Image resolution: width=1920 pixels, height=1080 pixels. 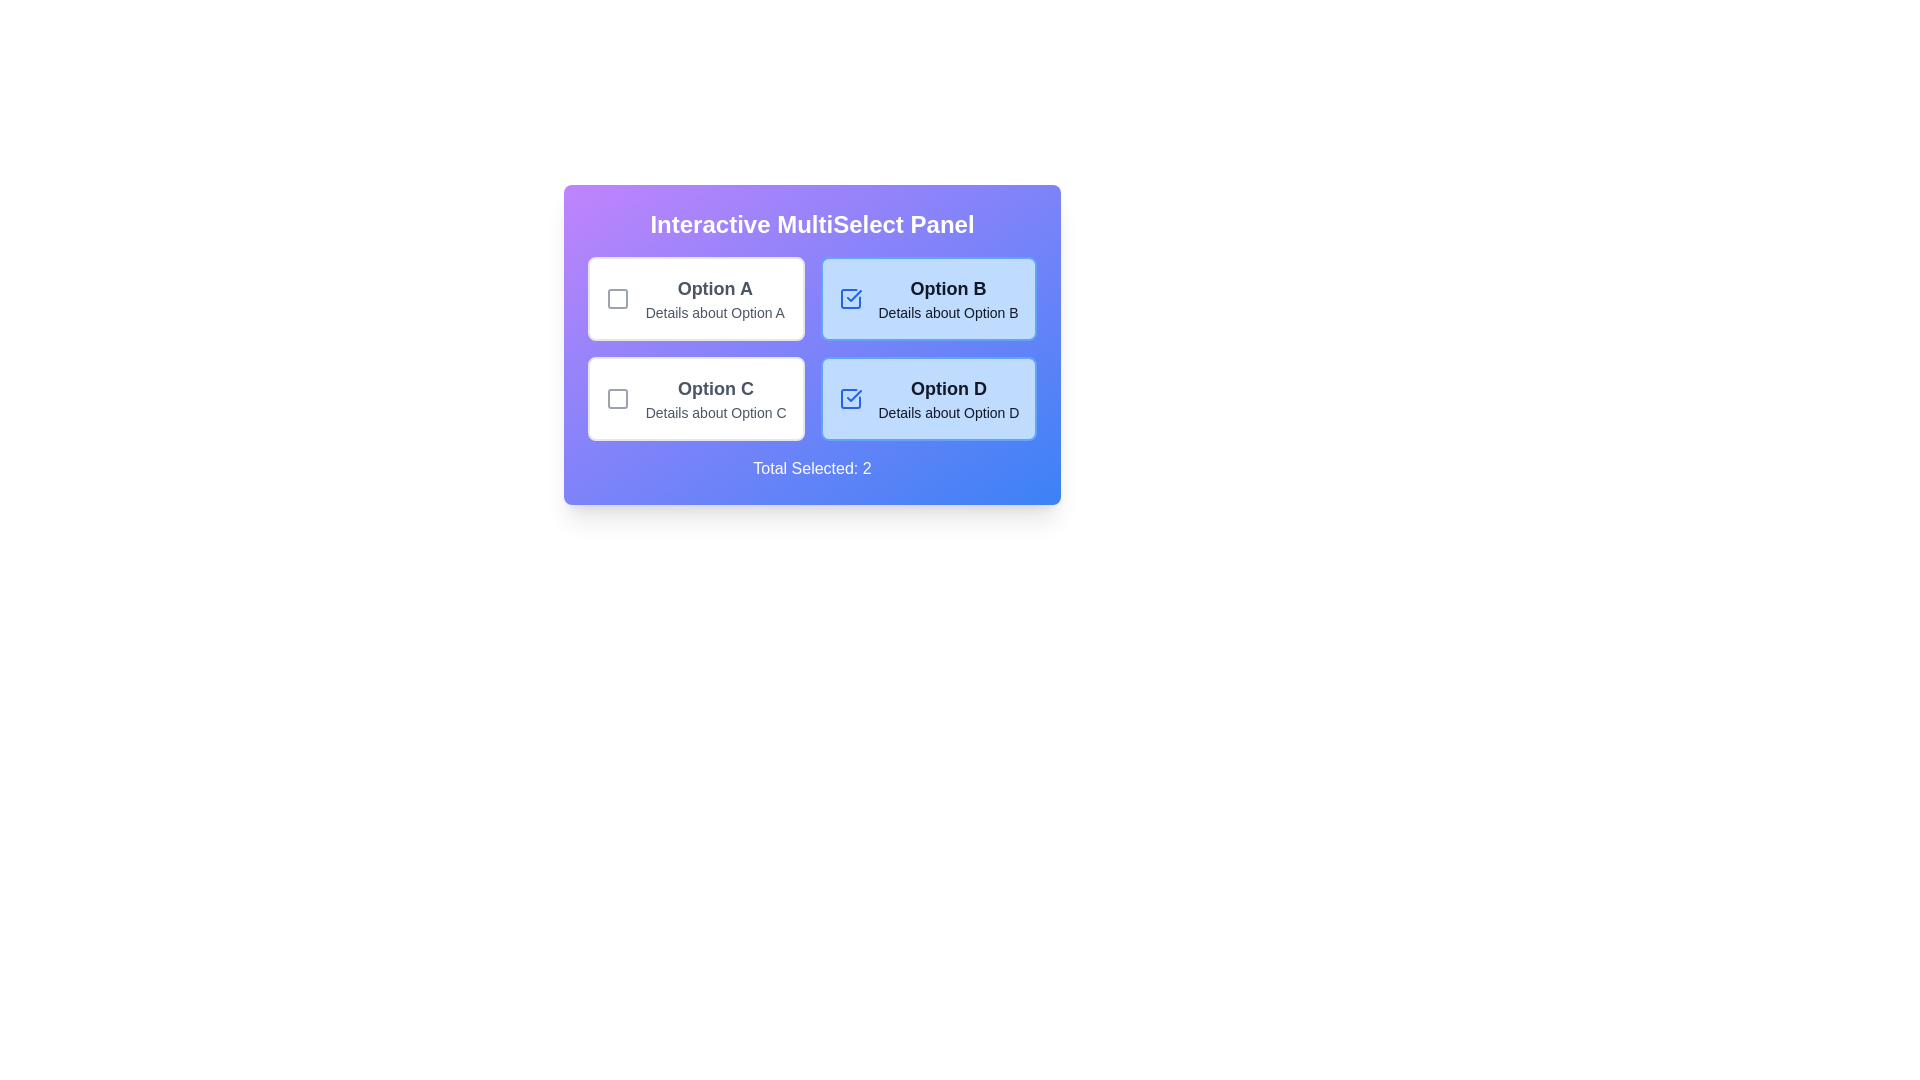 I want to click on the item labeled Option C, so click(x=696, y=398).